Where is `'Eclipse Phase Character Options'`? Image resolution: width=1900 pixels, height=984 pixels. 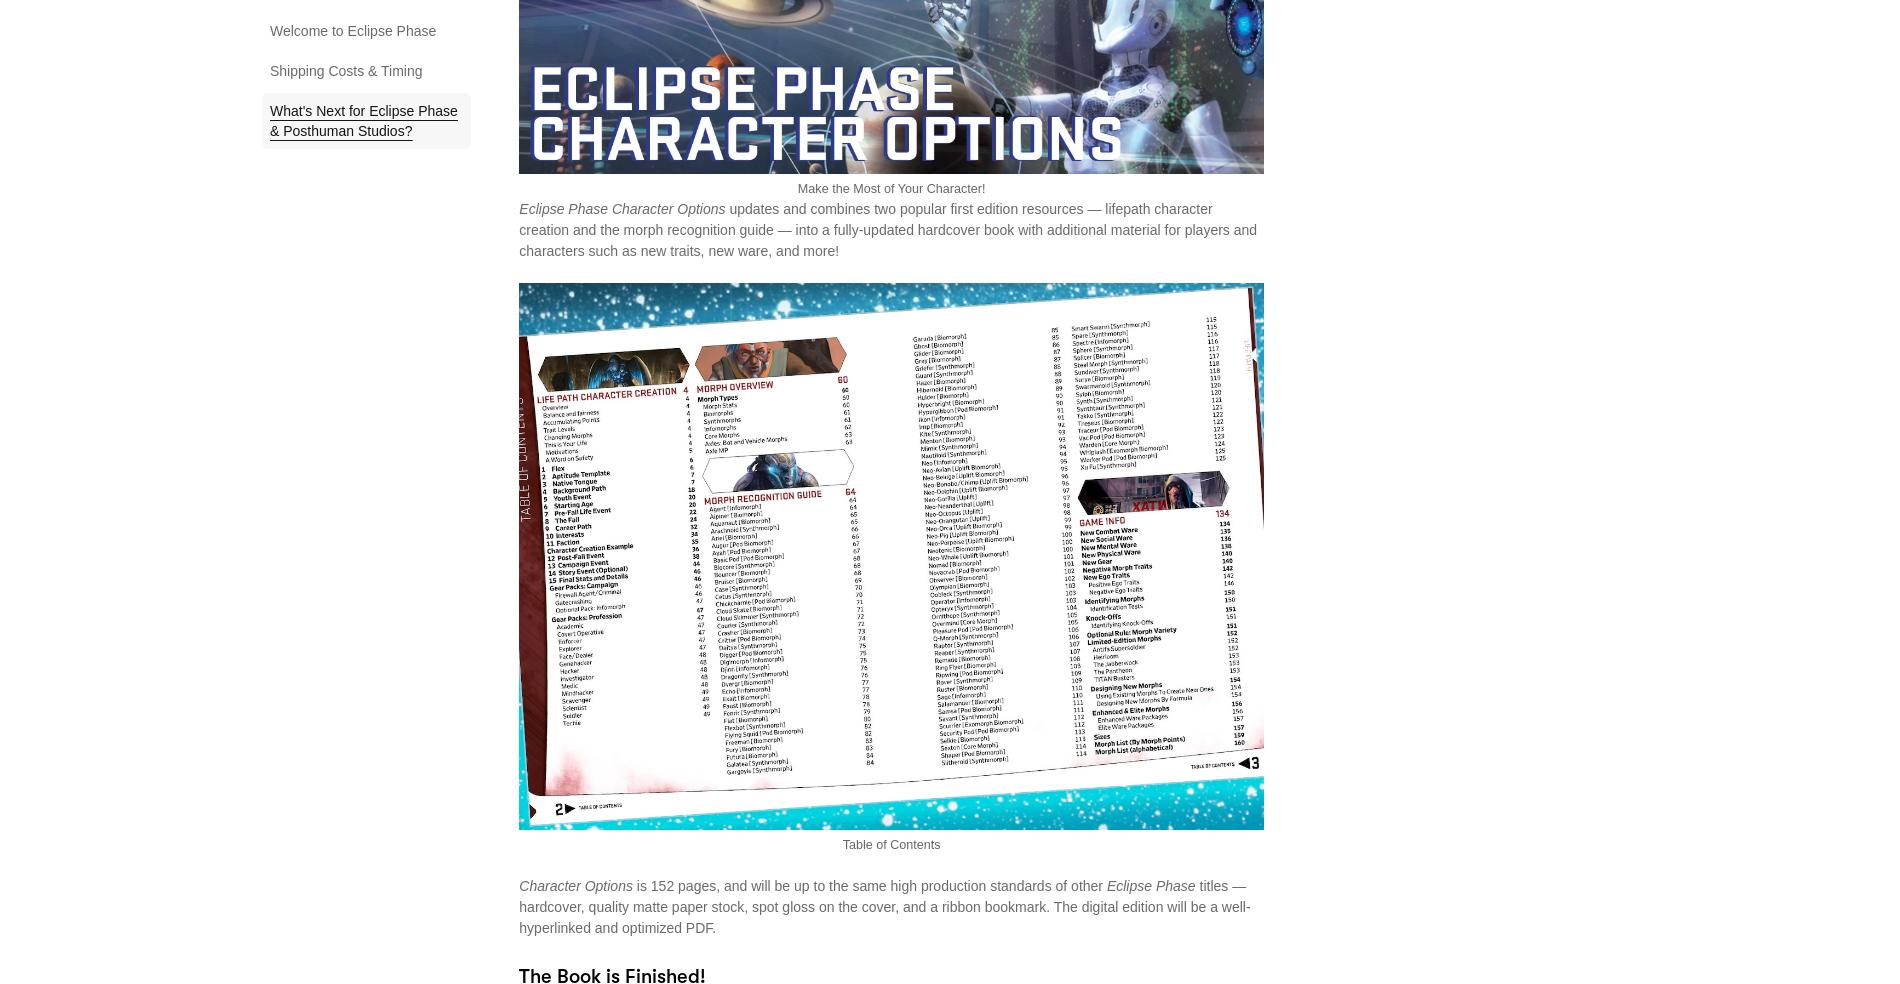
'Eclipse Phase Character Options' is located at coordinates (519, 209).